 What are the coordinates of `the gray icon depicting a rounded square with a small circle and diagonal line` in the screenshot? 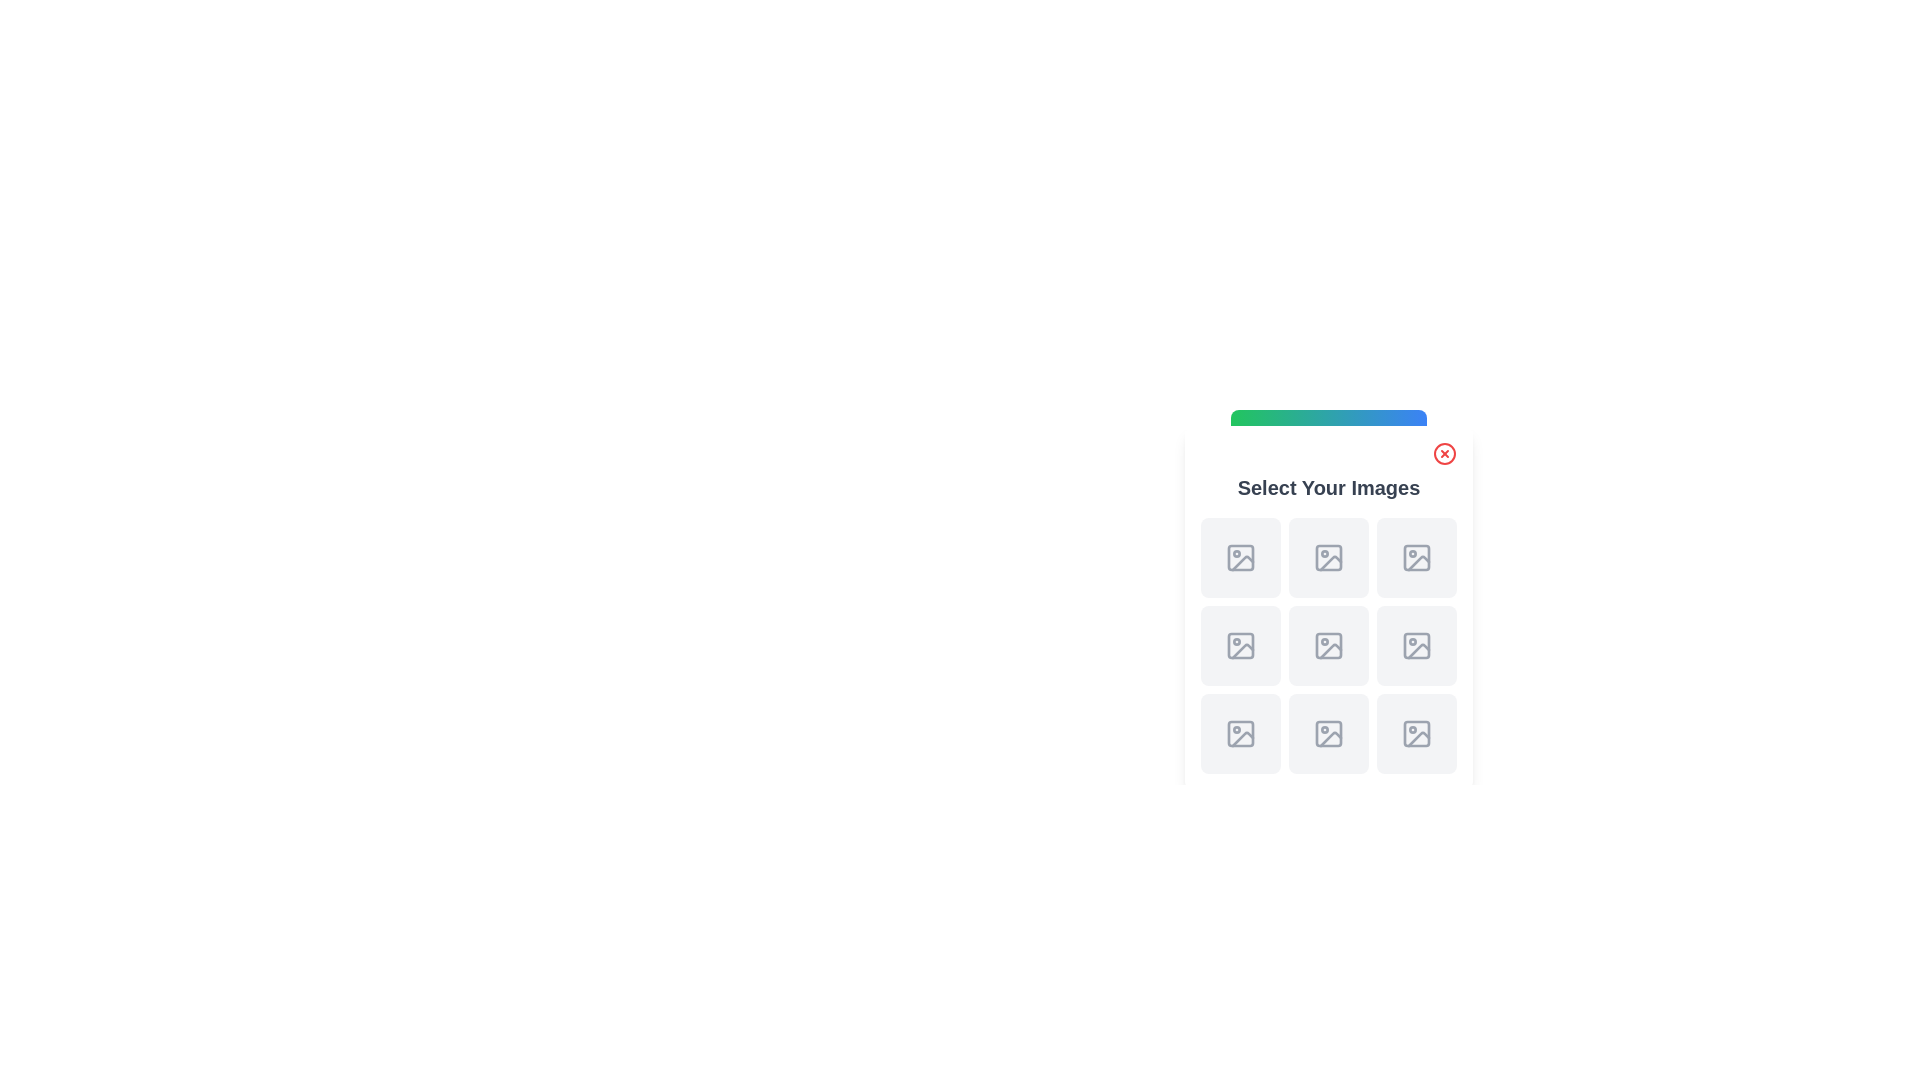 It's located at (1415, 733).